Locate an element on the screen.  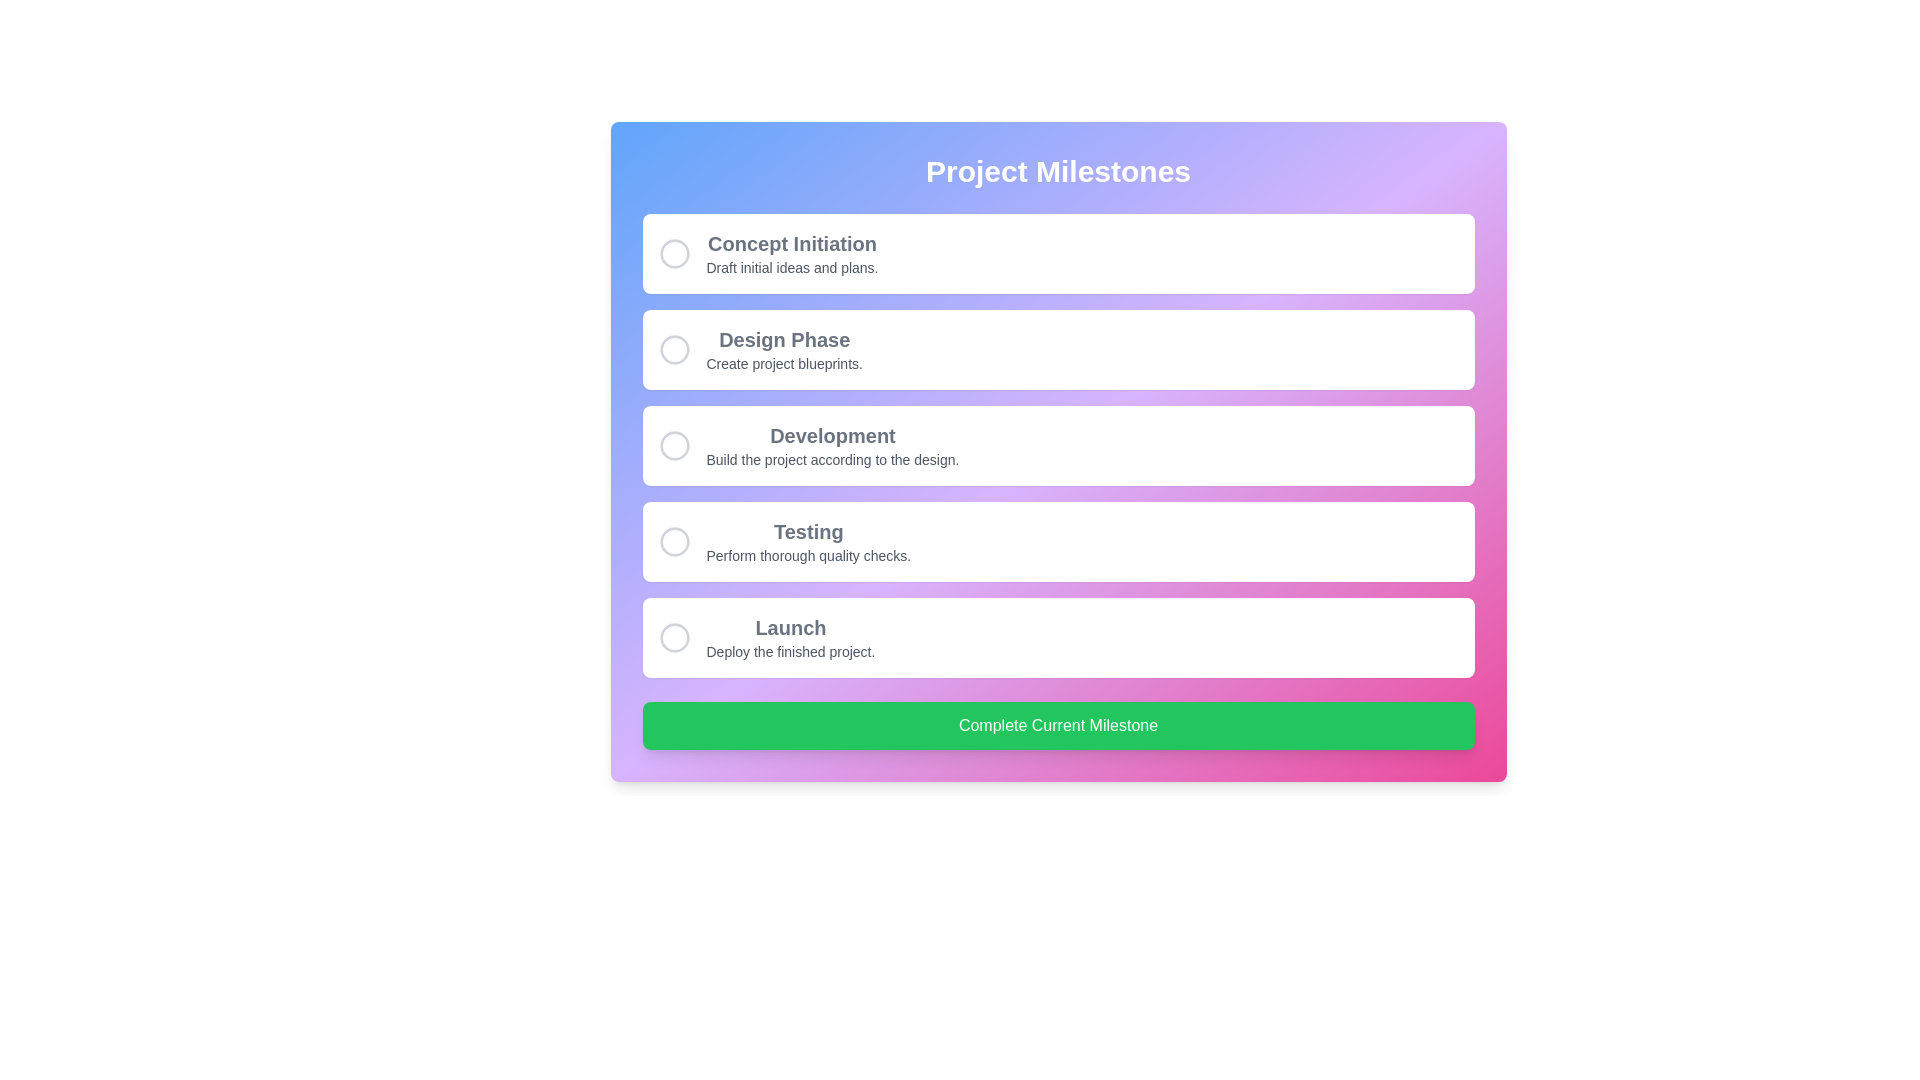
the circular indicator located in the third milestone option titled 'Development' within the 'Project Milestones' section of the interface is located at coordinates (674, 445).